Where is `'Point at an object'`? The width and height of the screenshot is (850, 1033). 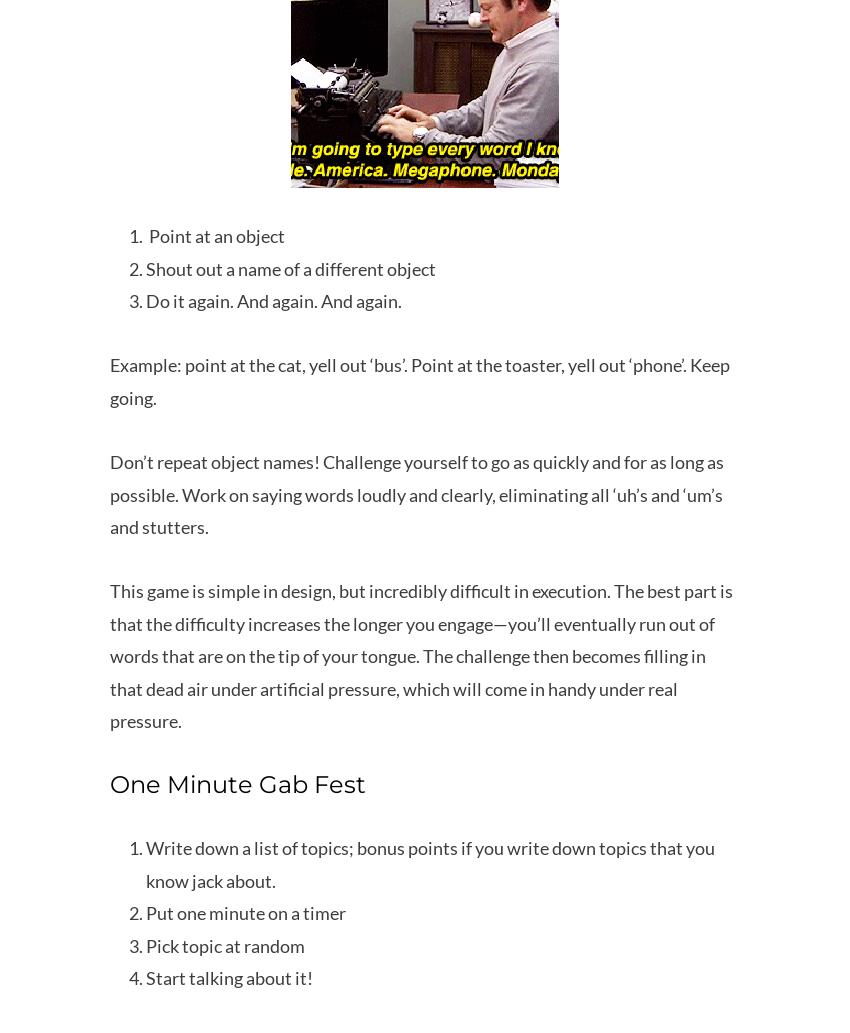 'Point at an object' is located at coordinates (215, 235).